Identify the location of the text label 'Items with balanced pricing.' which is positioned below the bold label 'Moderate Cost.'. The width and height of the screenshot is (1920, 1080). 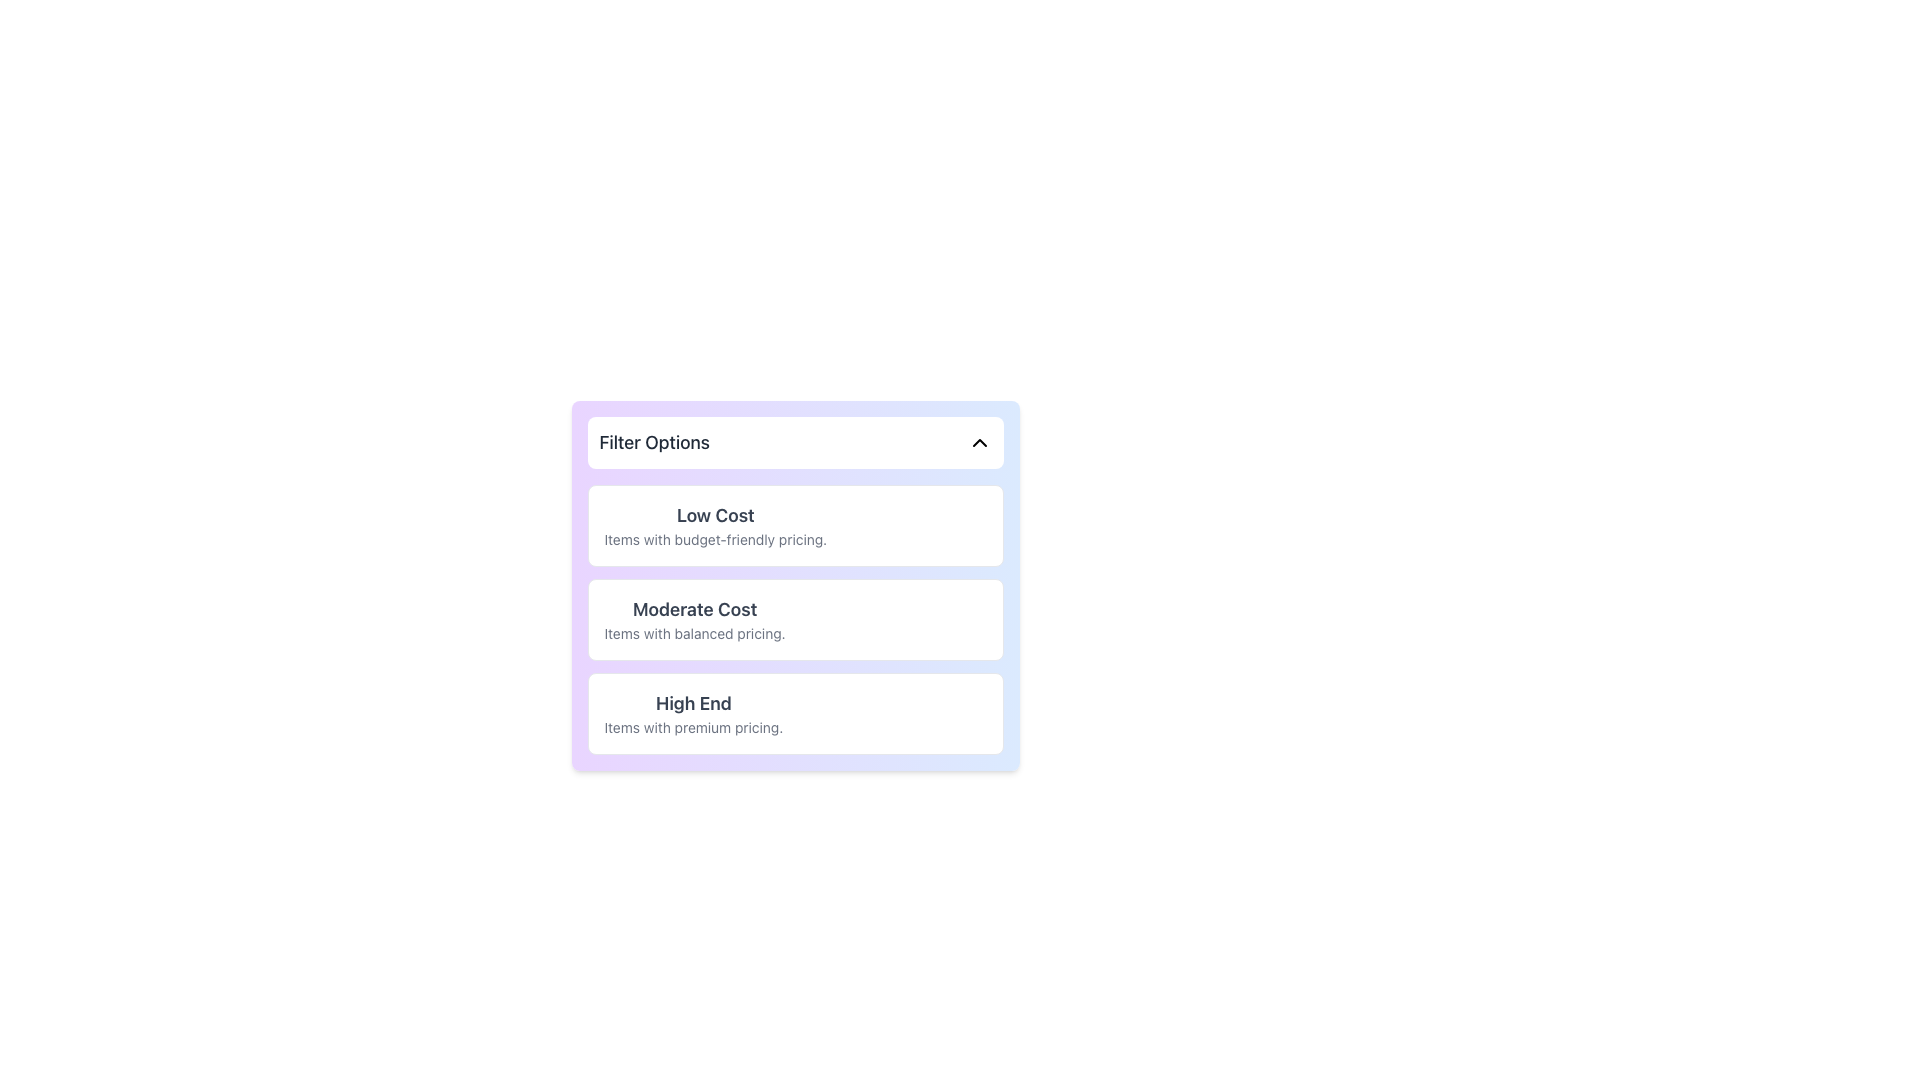
(695, 633).